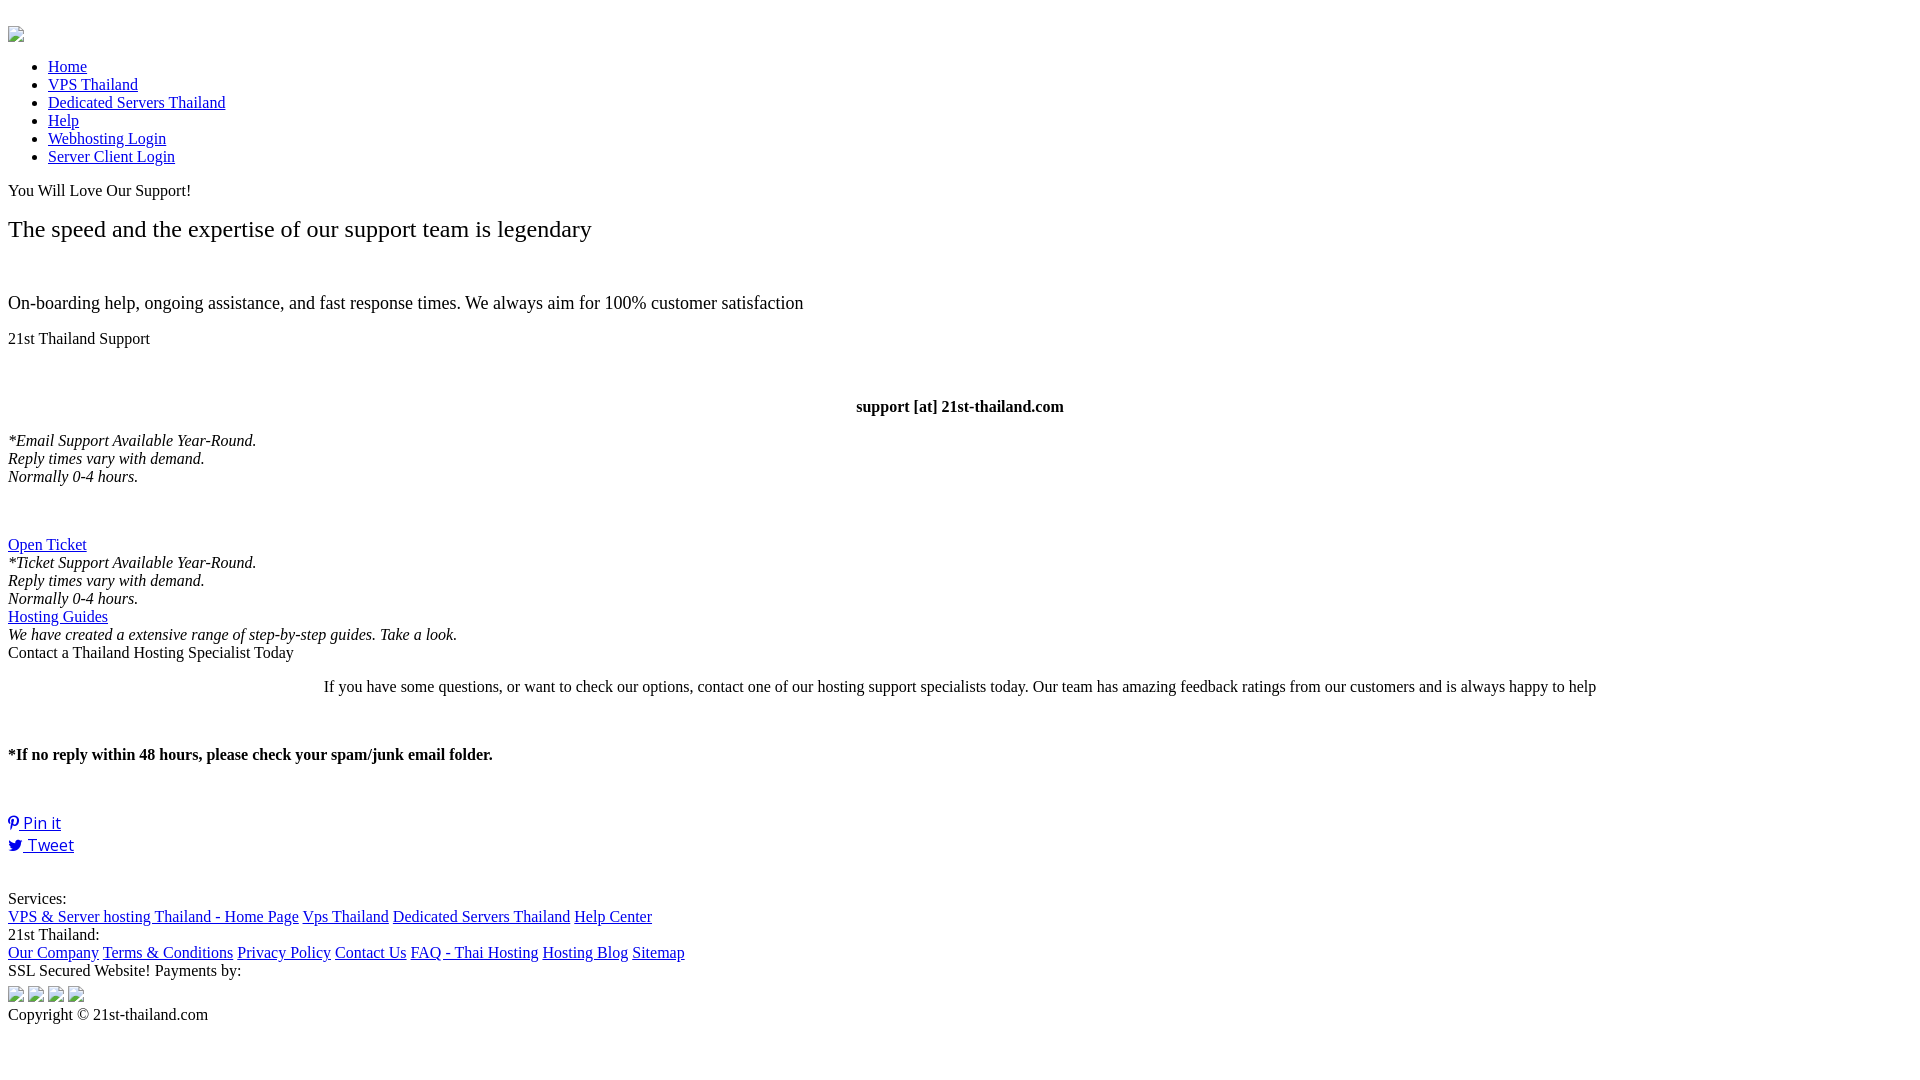  What do you see at coordinates (542, 951) in the screenshot?
I see `'Hosting Blog'` at bounding box center [542, 951].